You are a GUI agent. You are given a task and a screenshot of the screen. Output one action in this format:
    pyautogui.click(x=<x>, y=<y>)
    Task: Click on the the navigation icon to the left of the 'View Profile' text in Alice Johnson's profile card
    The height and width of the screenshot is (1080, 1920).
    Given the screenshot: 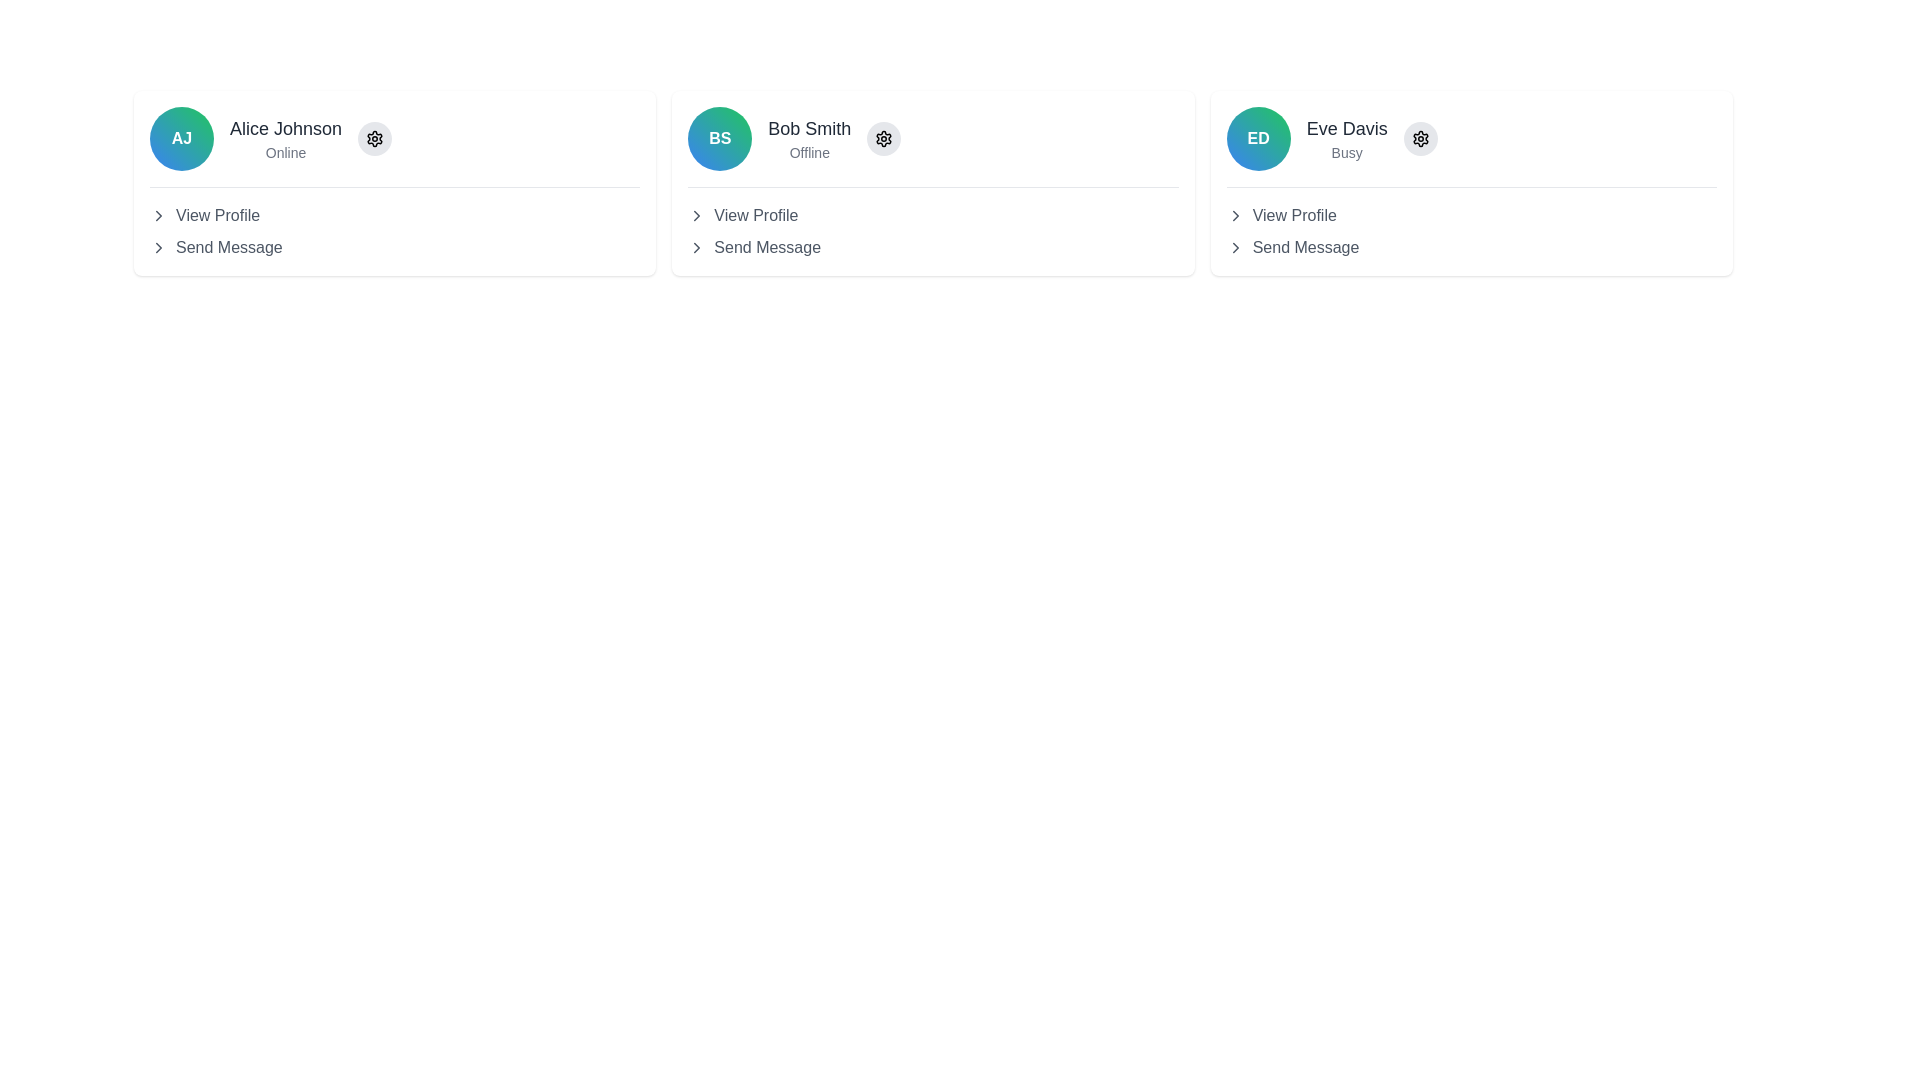 What is the action you would take?
    pyautogui.click(x=157, y=216)
    